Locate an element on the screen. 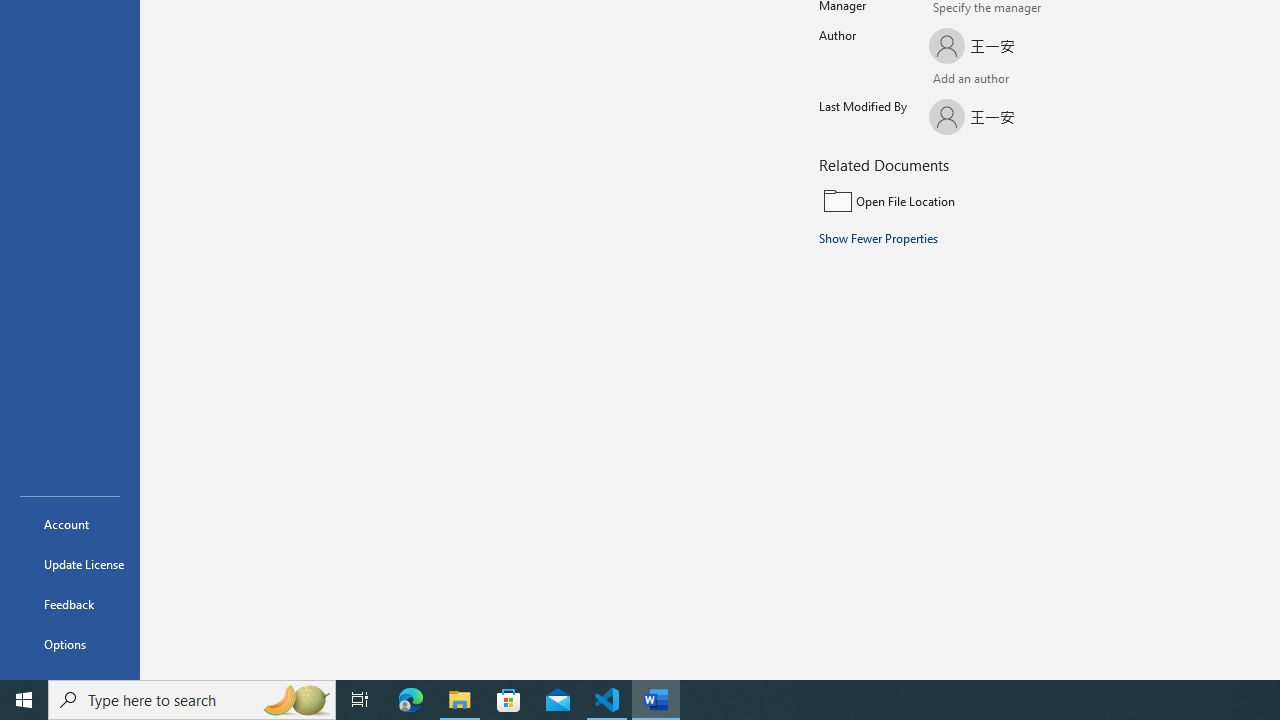  'Open File Location' is located at coordinates (952, 201).